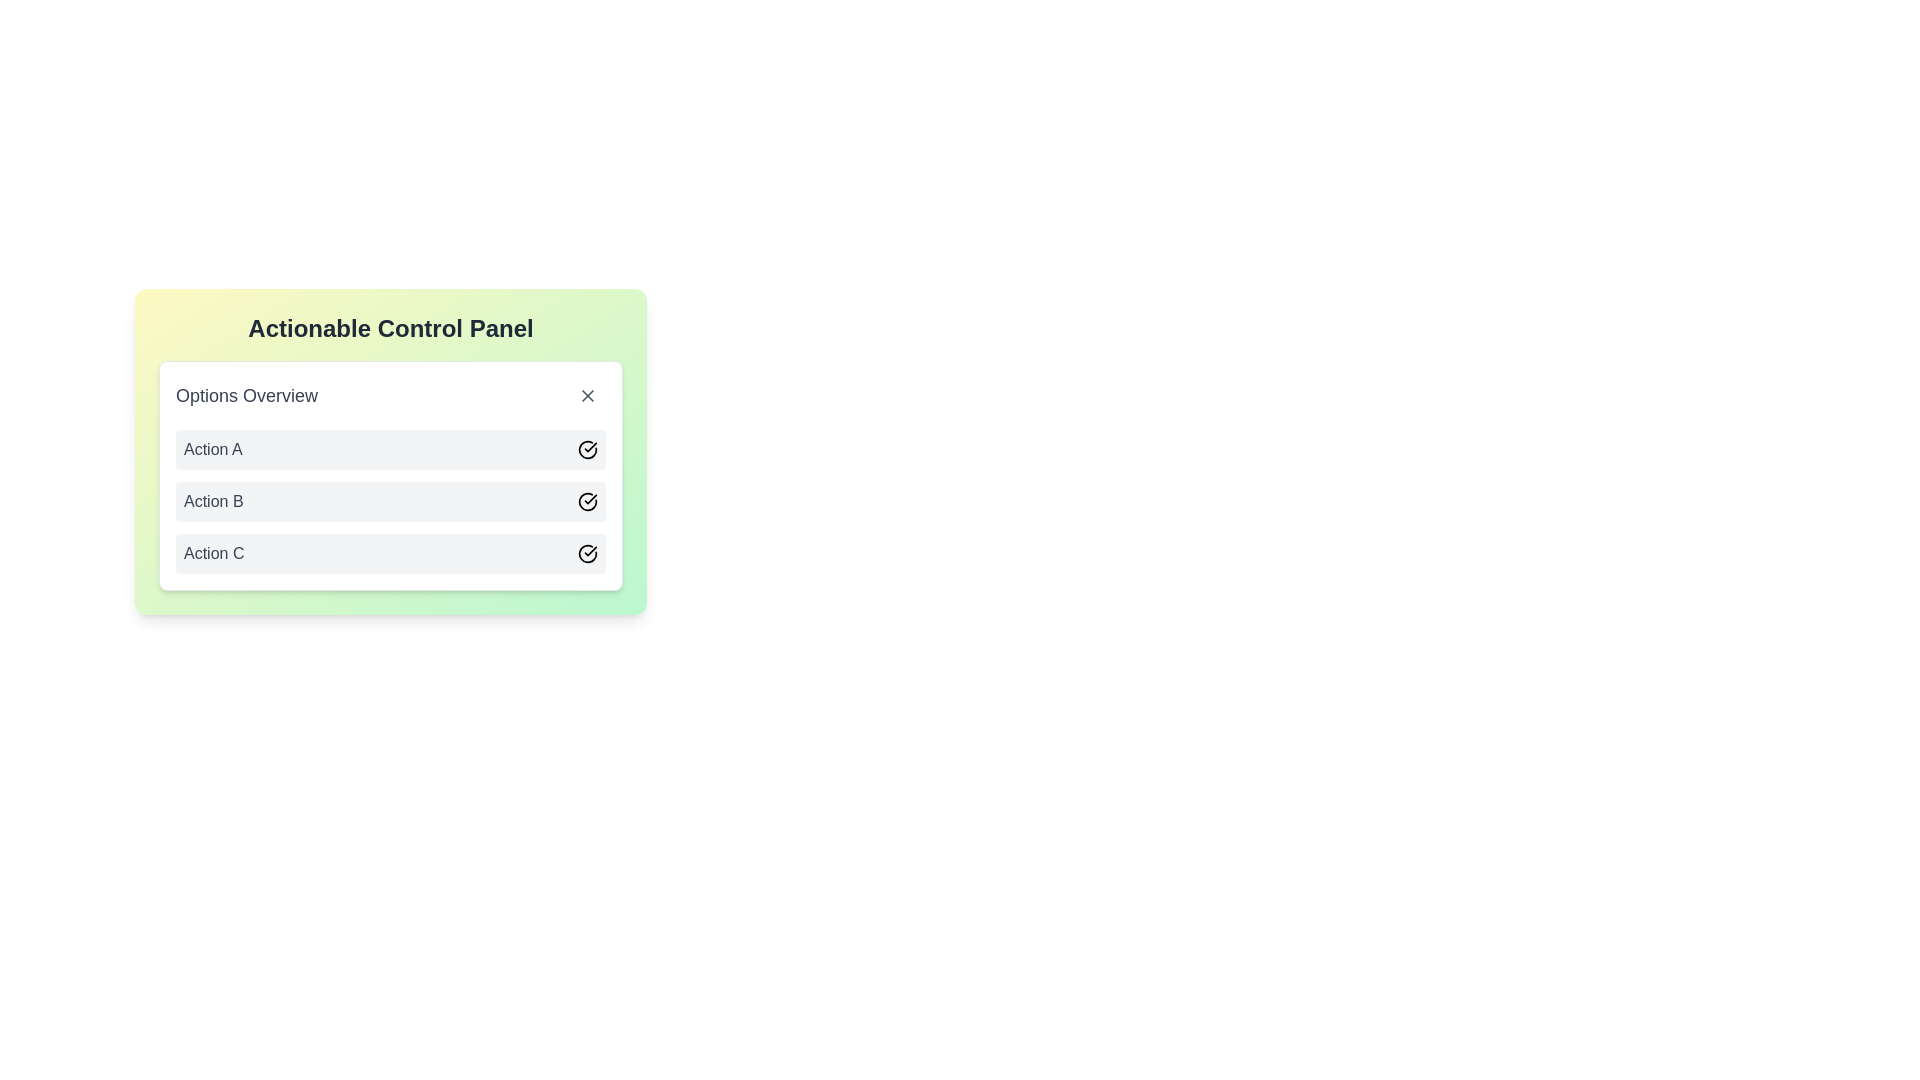 The width and height of the screenshot is (1920, 1080). Describe the element at coordinates (587, 500) in the screenshot. I see `the status icon located to the far right of the 'Action B' row in the 'Options Overview' section` at that location.